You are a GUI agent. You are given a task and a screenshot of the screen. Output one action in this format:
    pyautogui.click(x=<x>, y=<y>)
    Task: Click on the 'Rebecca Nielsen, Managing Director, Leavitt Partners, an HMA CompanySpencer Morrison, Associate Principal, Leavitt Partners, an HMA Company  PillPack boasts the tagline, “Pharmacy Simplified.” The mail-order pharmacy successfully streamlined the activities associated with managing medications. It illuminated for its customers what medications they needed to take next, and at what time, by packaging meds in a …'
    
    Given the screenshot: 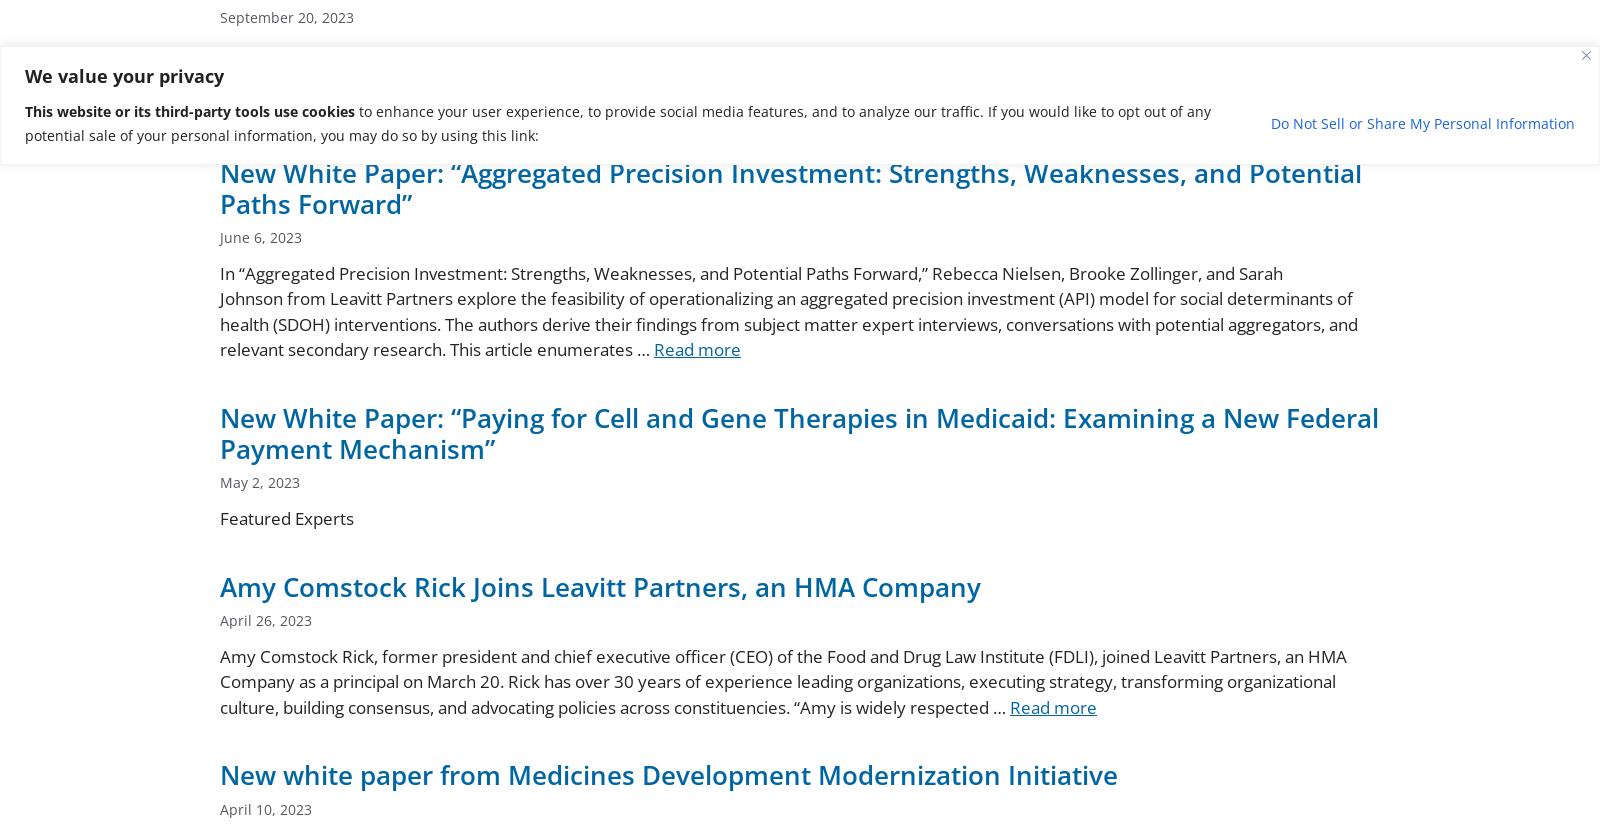 What is the action you would take?
    pyautogui.click(x=220, y=78)
    